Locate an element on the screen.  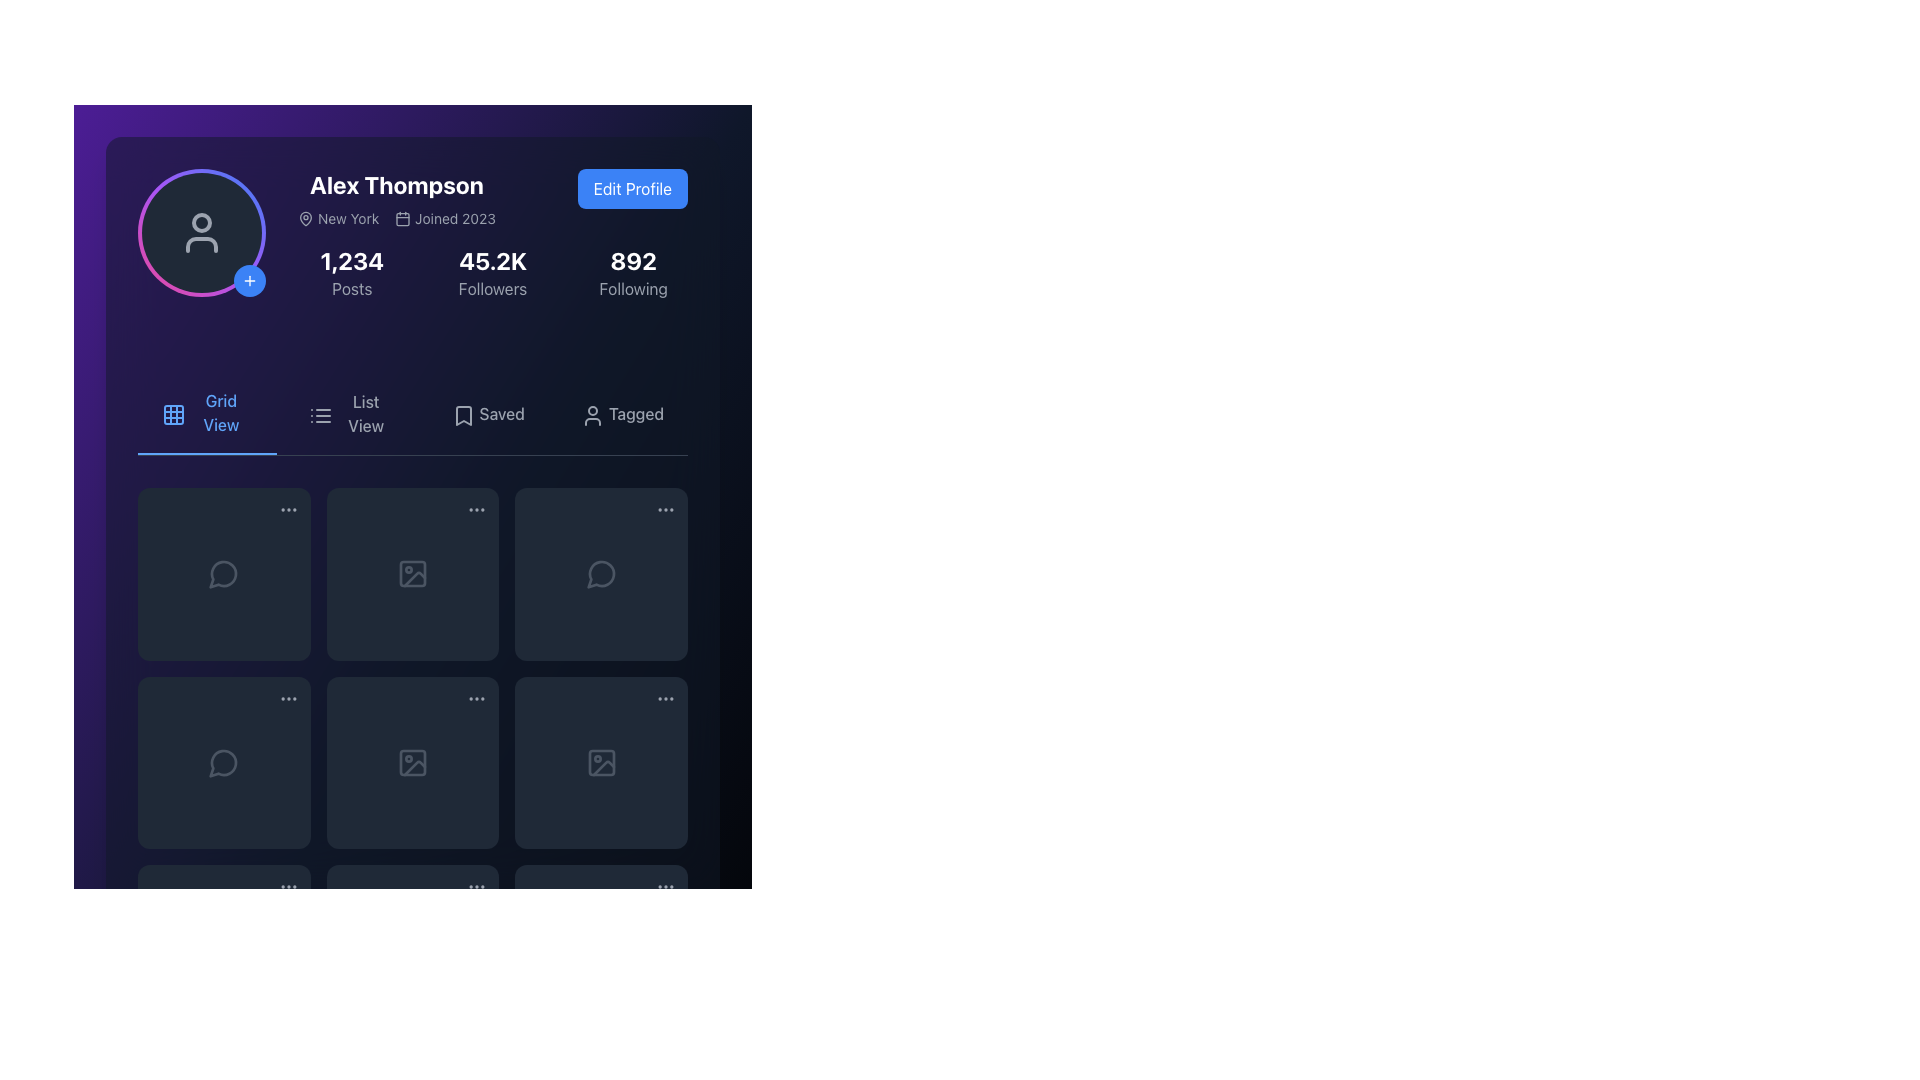
the circular button with three dots (ellipsis symbol) located in the top-right corner of the bottom-middle grid tile is located at coordinates (476, 697).